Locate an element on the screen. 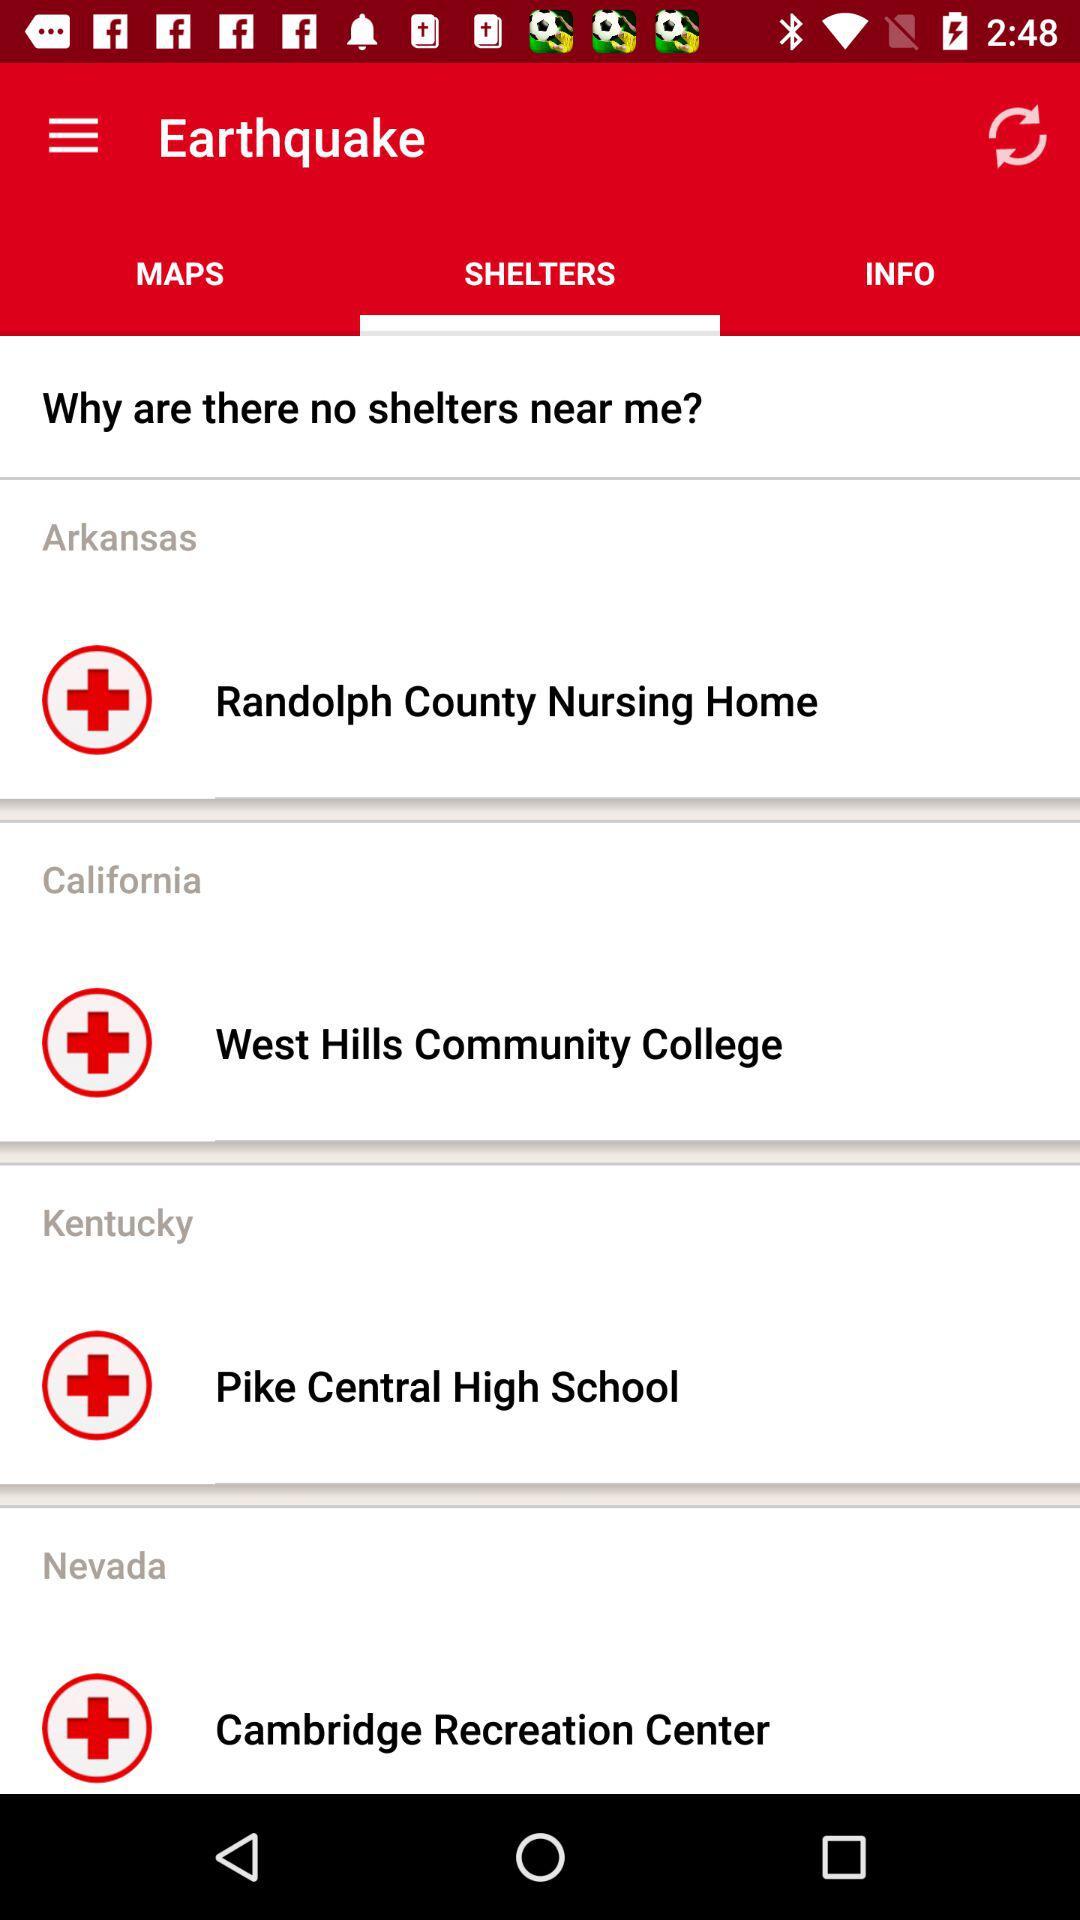 This screenshot has height=1920, width=1080. the info item is located at coordinates (898, 272).